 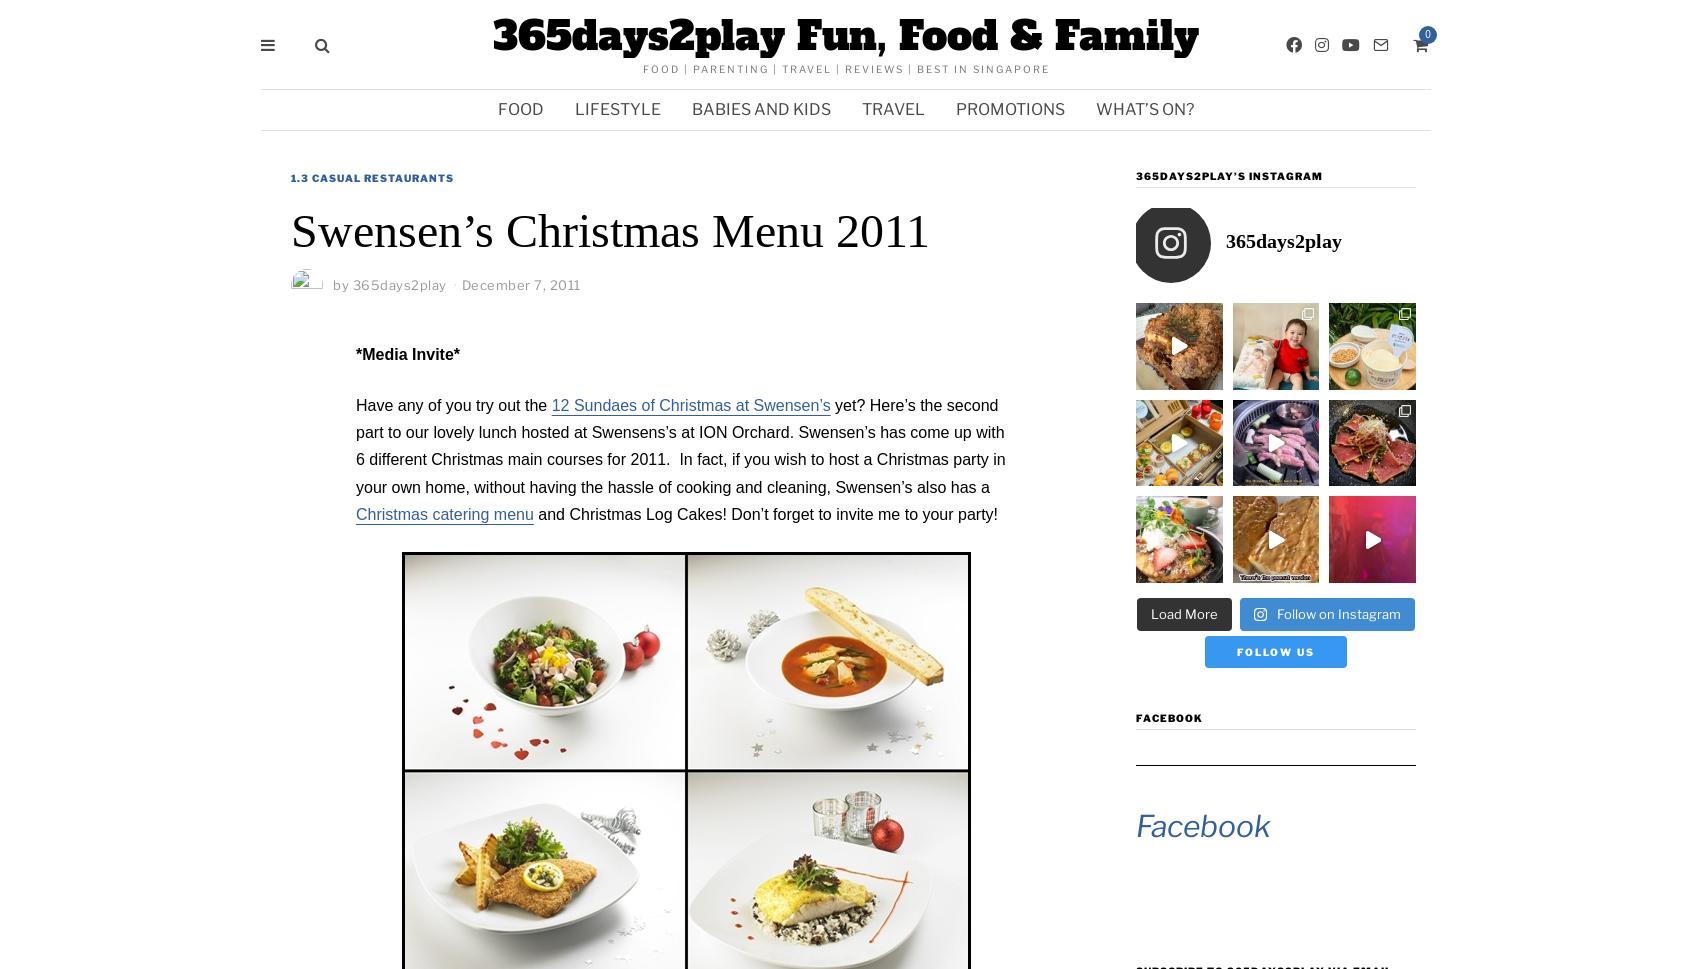 What do you see at coordinates (372, 178) in the screenshot?
I see `'1.3 Casual Restaurants'` at bounding box center [372, 178].